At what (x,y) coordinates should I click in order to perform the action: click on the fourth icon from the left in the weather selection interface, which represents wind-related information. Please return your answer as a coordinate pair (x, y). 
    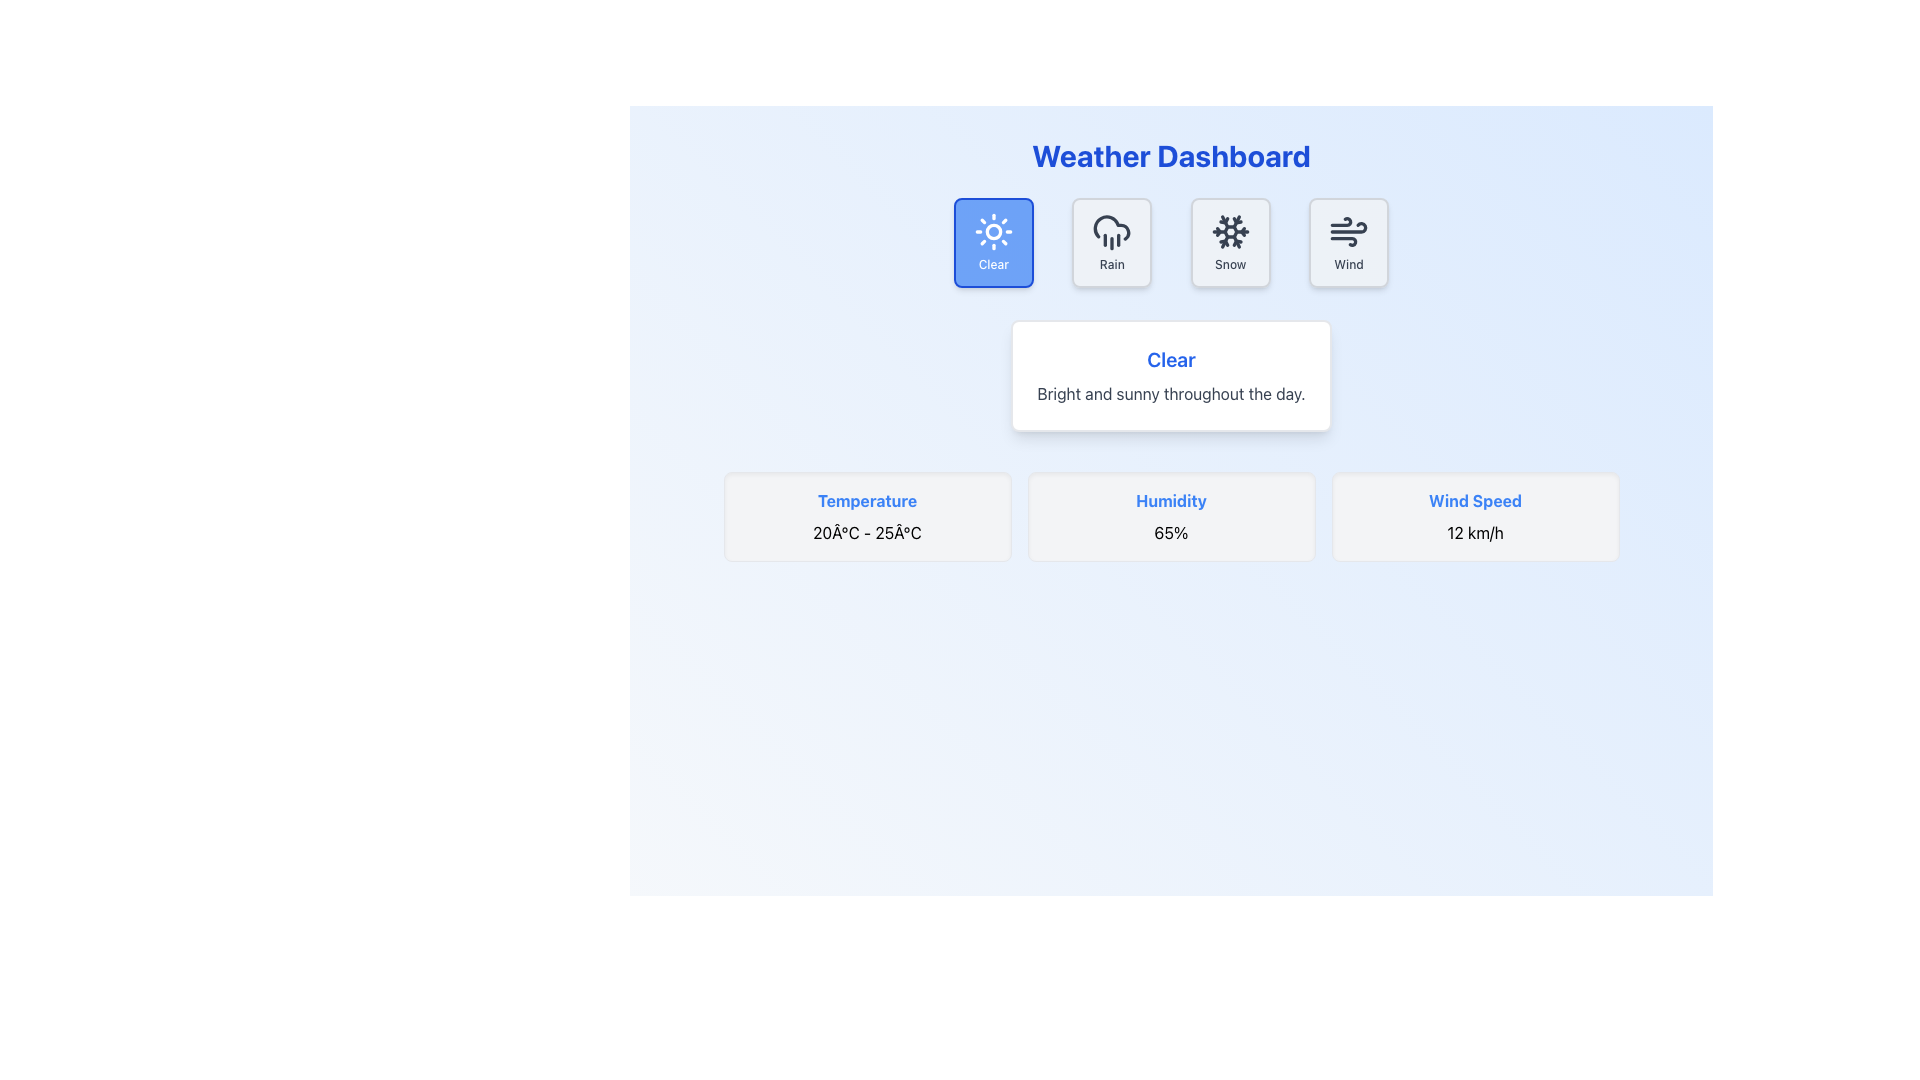
    Looking at the image, I should click on (1348, 230).